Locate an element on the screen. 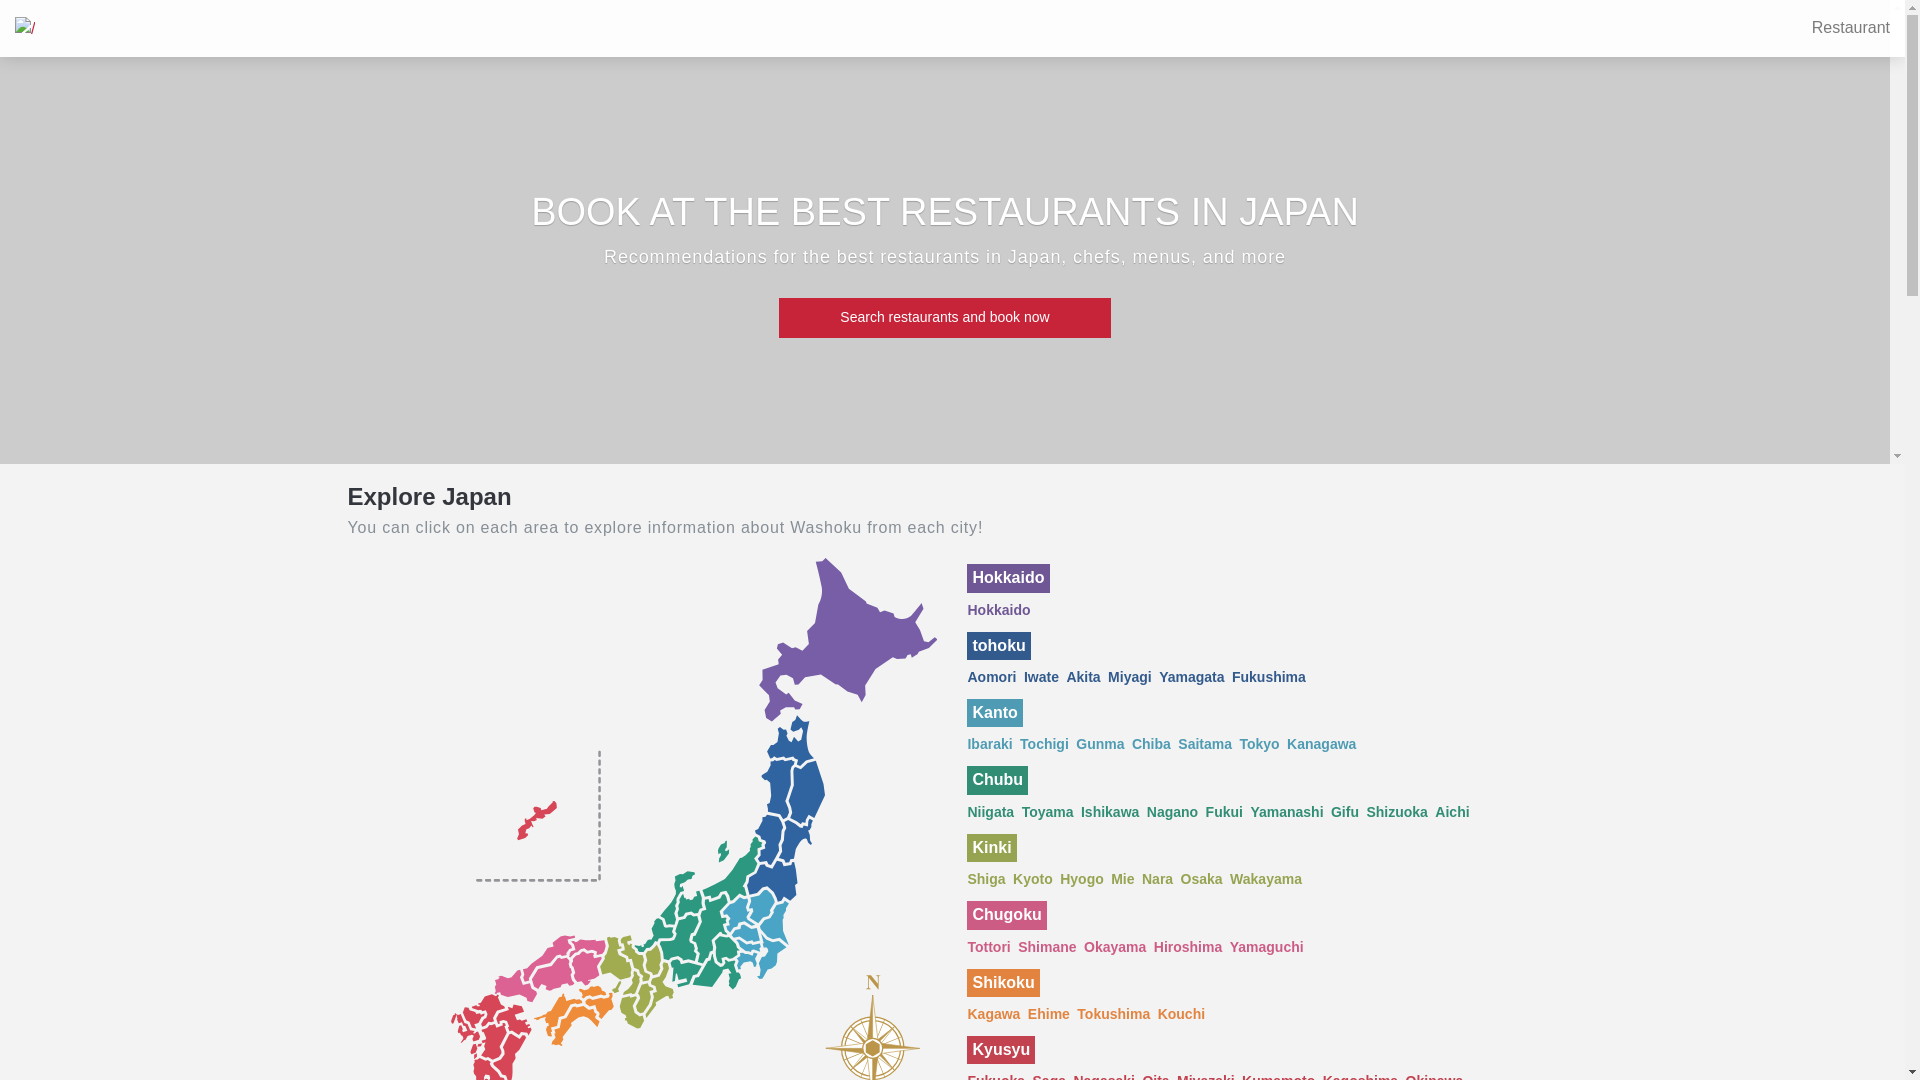 The image size is (1920, 1080). 'Iwate' is located at coordinates (1023, 676).